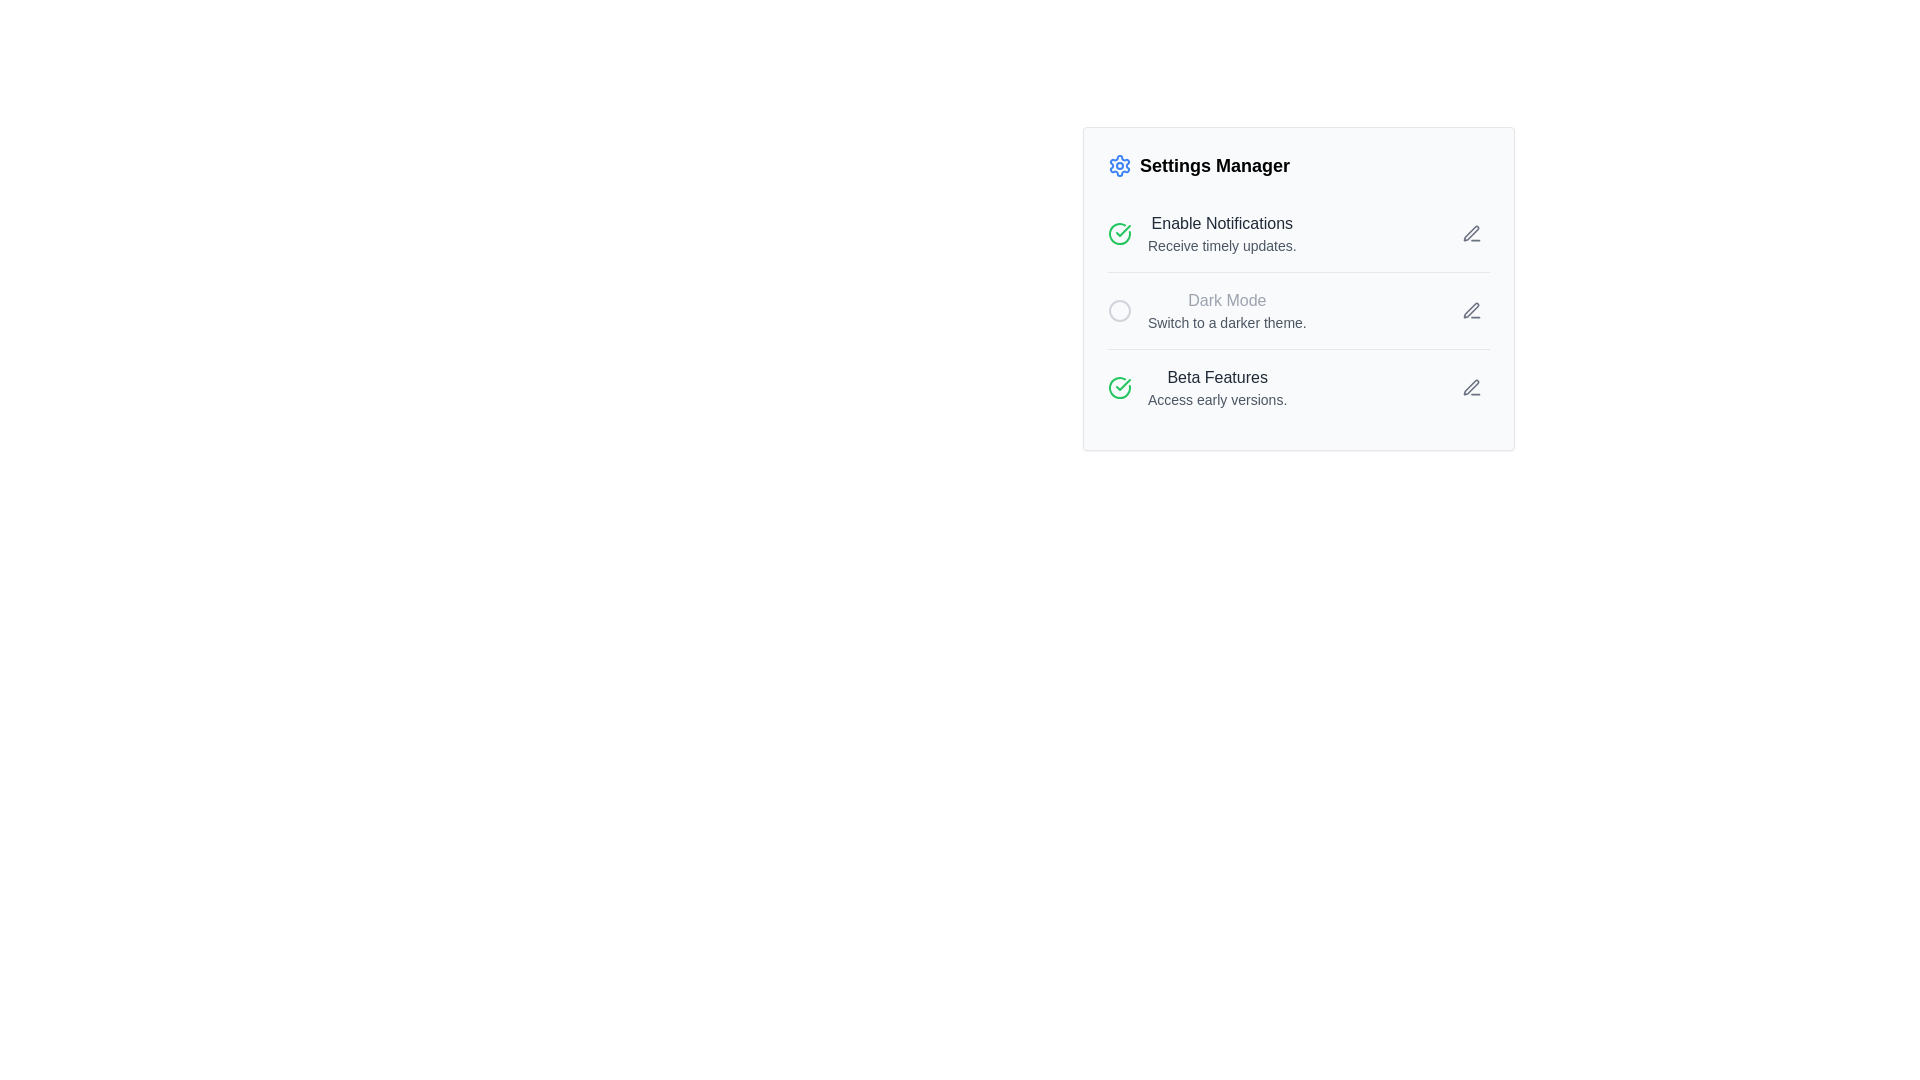  Describe the element at coordinates (1472, 388) in the screenshot. I see `the button located to the far right side of the 'Beta Features' section in the settings menu` at that location.